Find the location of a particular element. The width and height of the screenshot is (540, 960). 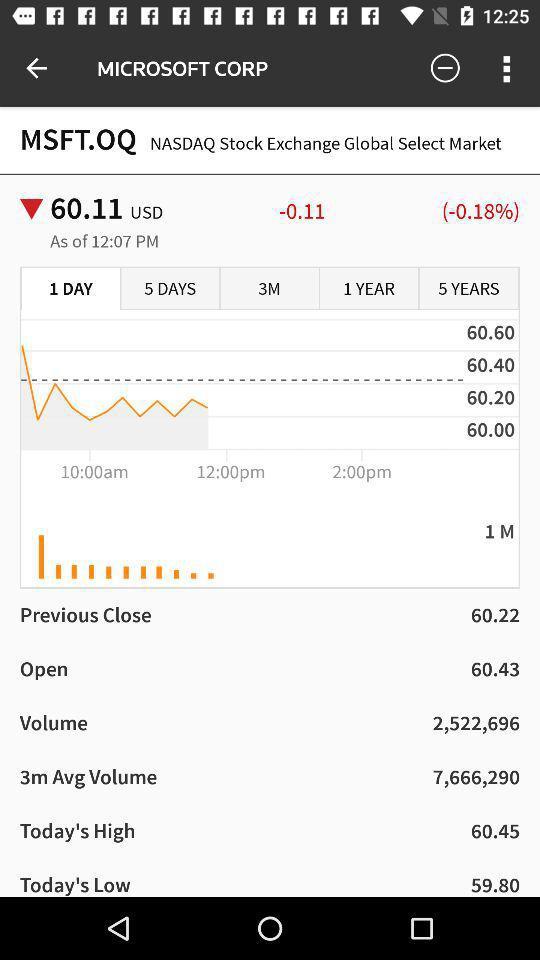

icon next to 3m item is located at coordinates (170, 288).